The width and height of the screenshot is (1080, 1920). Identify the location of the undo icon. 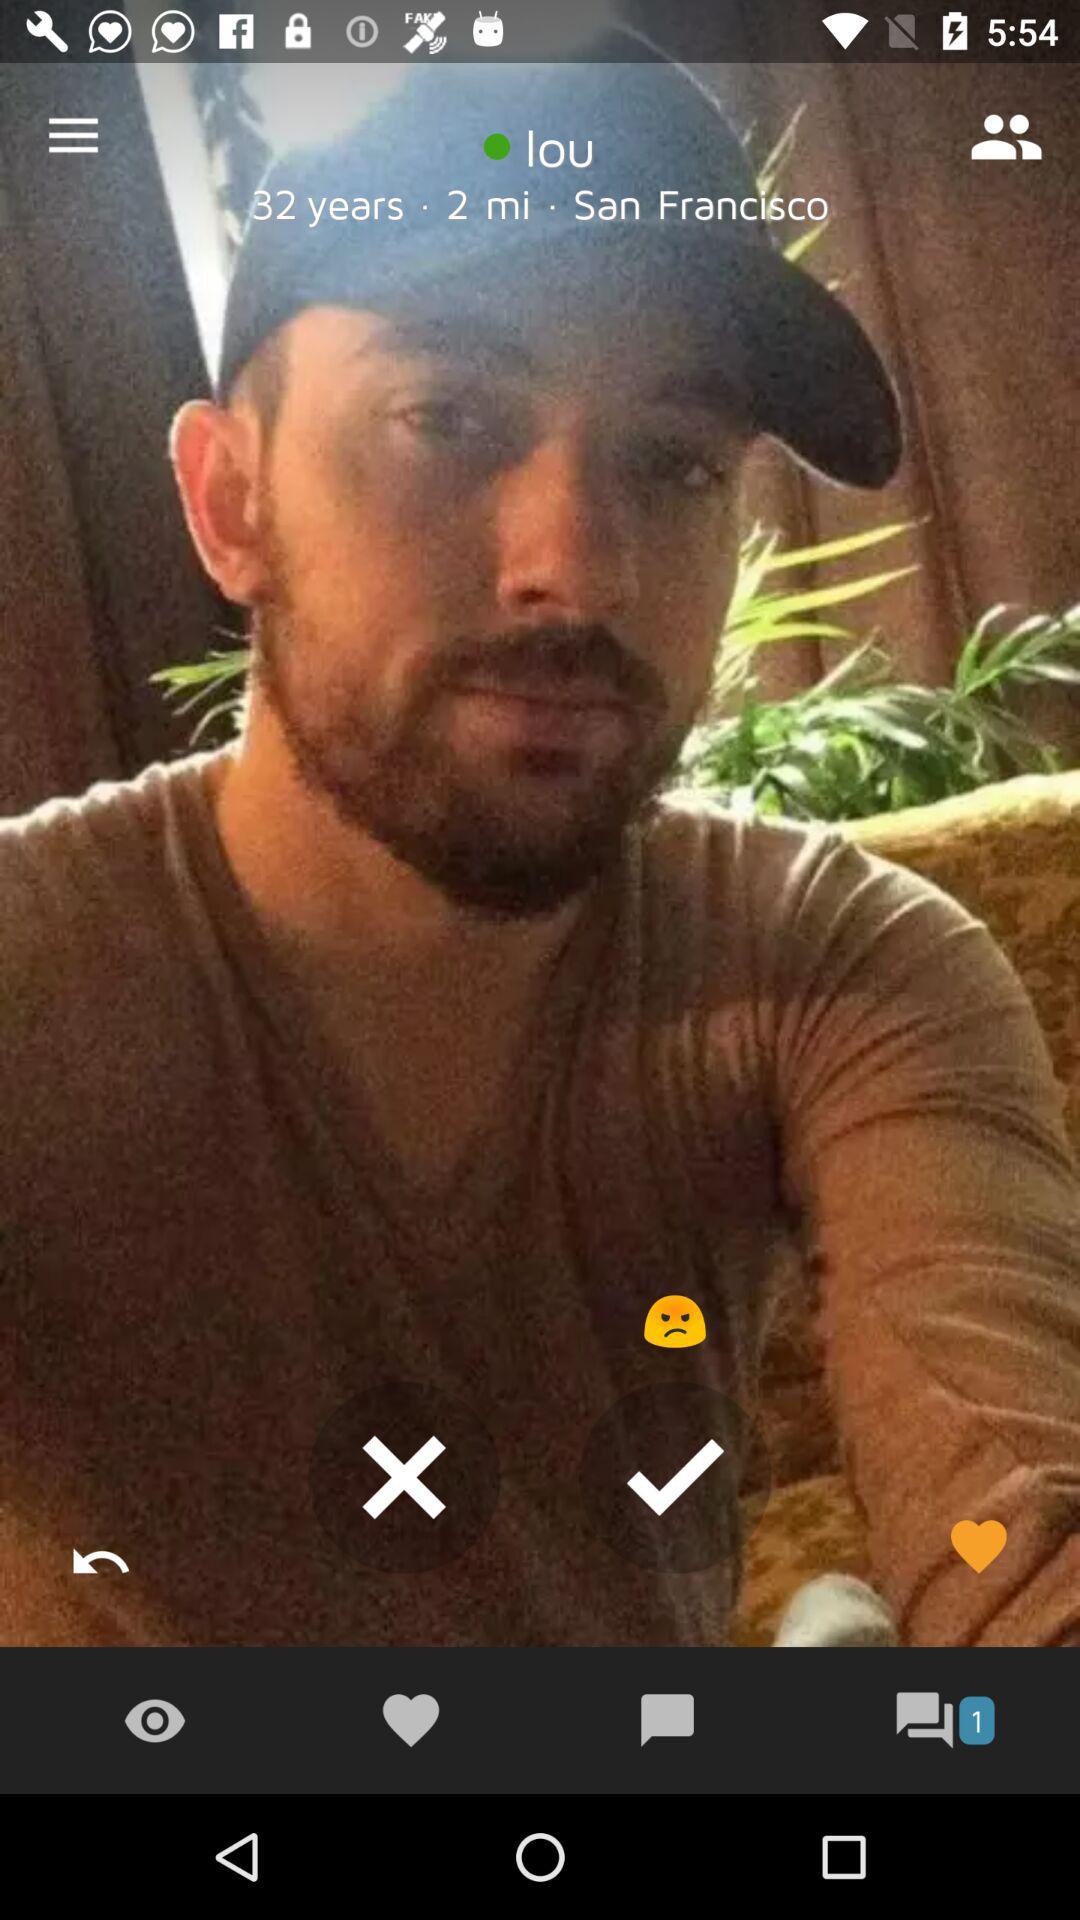
(101, 1545).